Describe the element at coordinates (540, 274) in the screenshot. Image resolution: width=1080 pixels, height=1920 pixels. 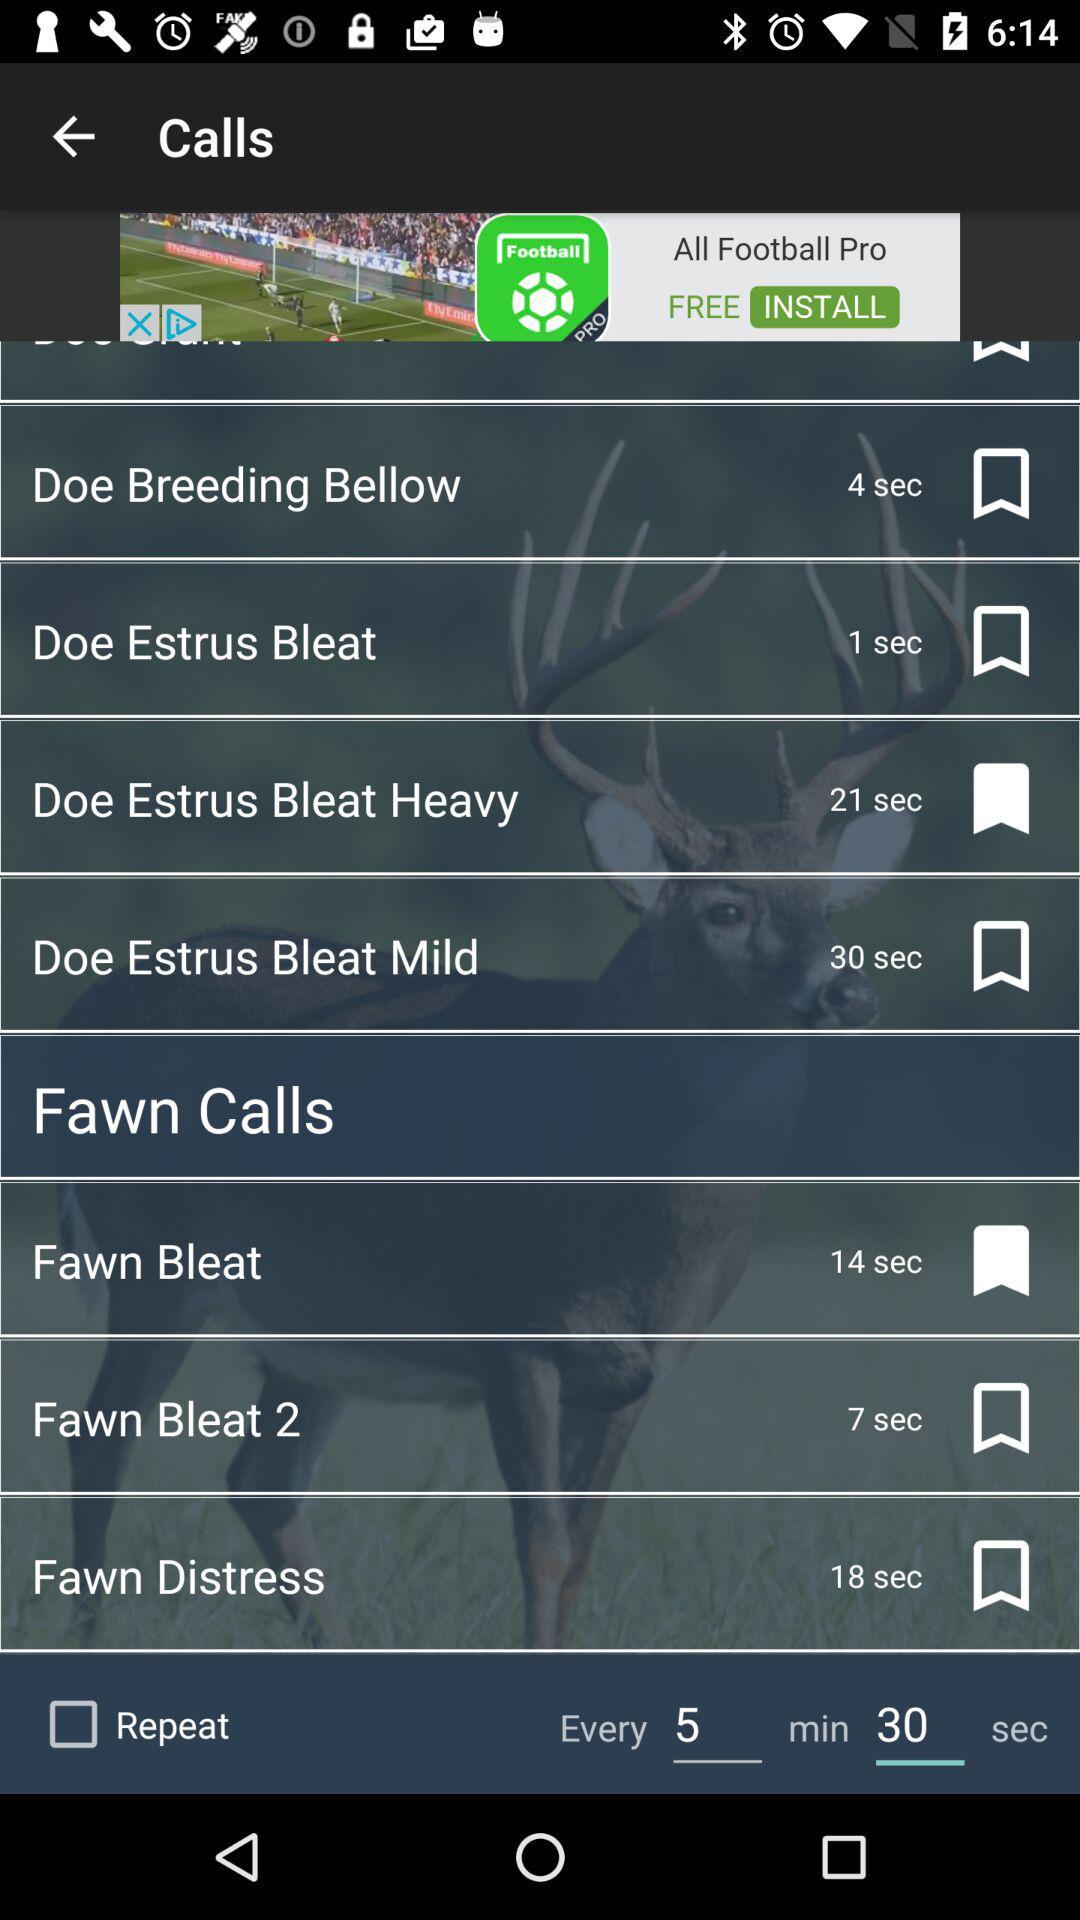
I see `links to external advertisement` at that location.